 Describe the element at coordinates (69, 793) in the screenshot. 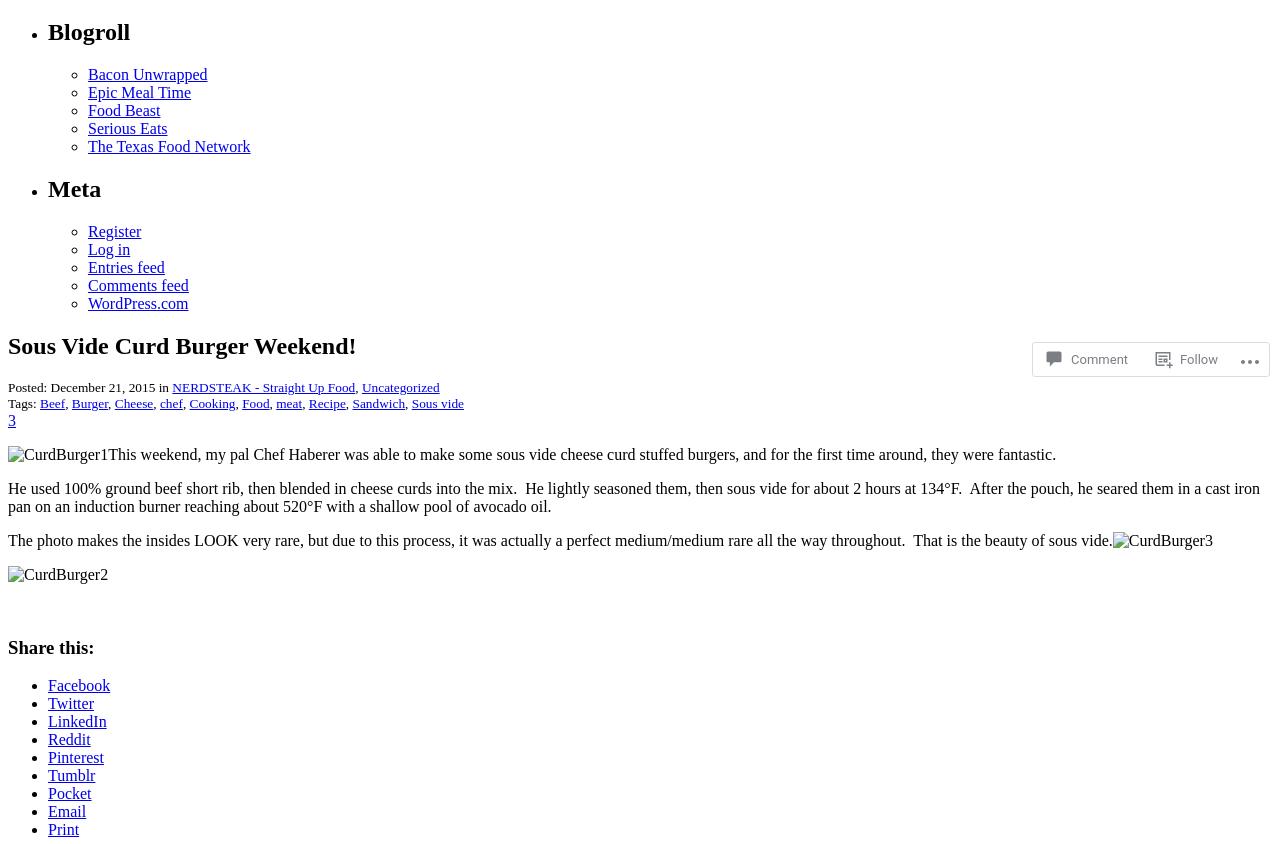

I see `'Pocket'` at that location.